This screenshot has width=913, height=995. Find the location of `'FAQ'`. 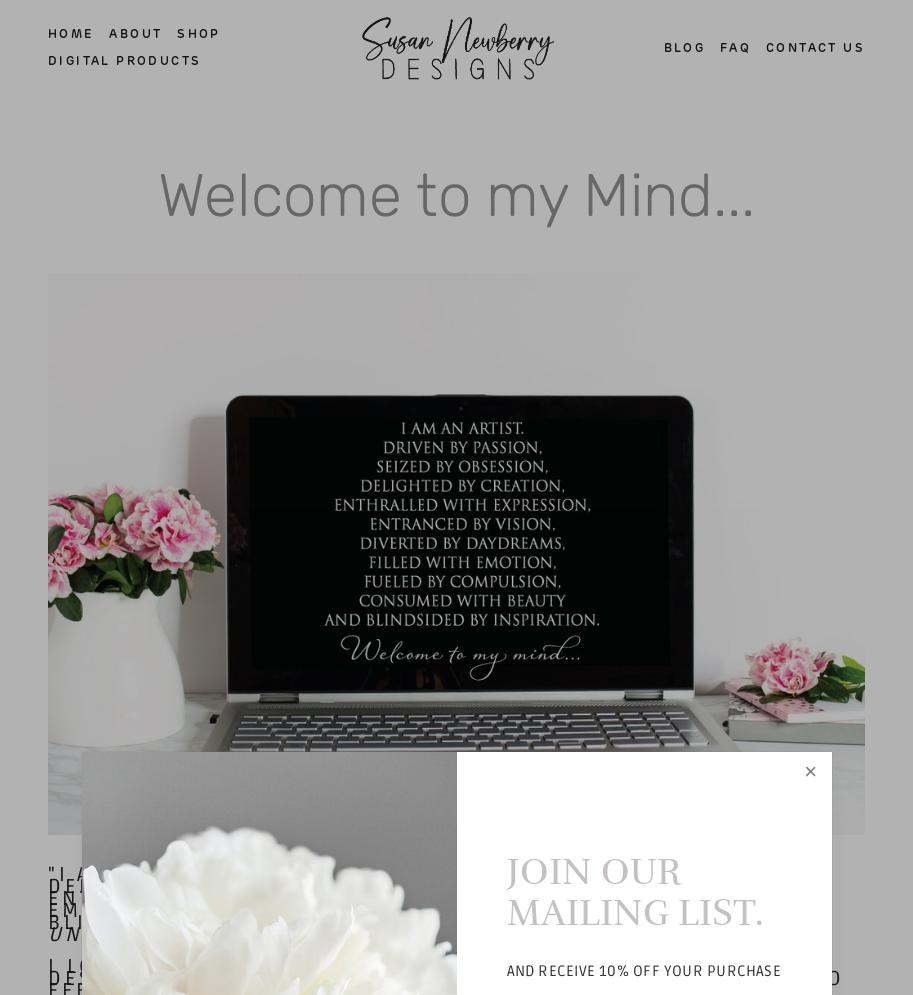

'FAQ' is located at coordinates (733, 45).